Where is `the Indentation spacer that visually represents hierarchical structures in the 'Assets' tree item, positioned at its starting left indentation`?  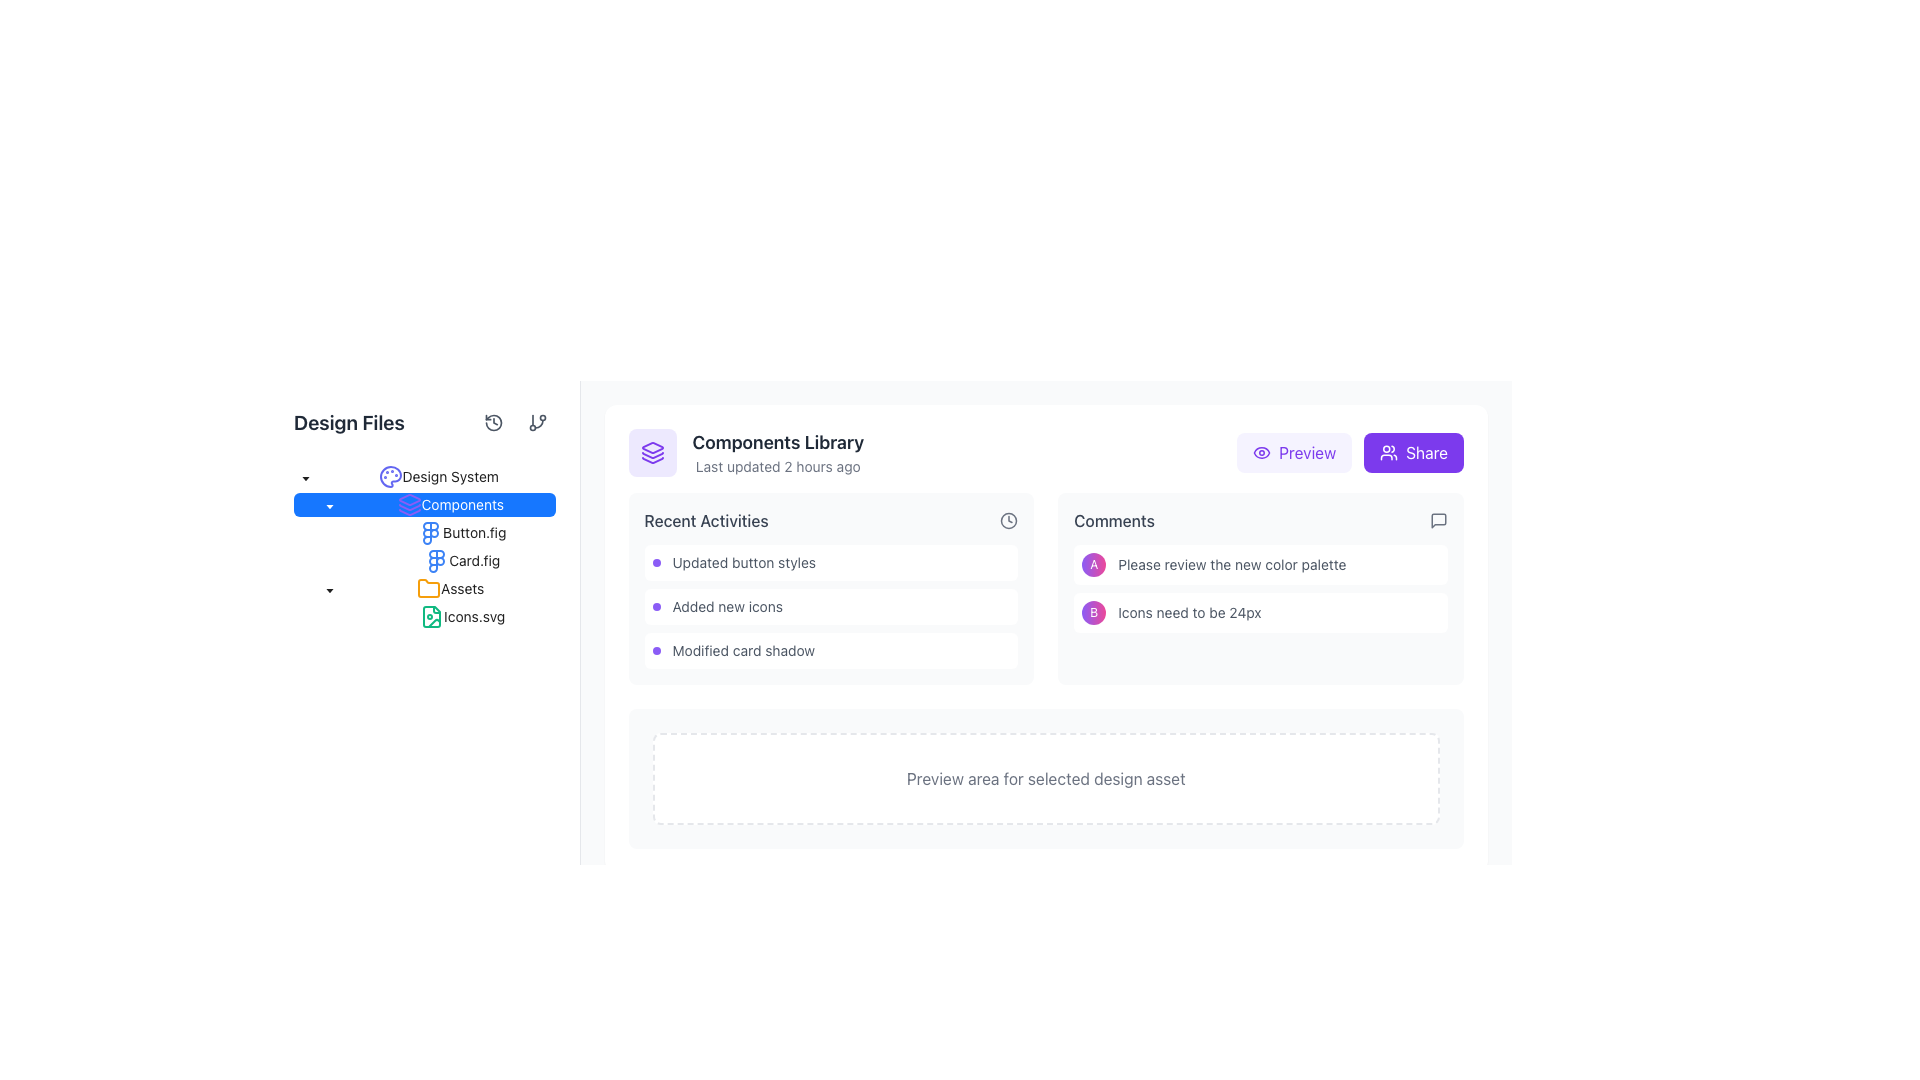 the Indentation spacer that visually represents hierarchical structures in the 'Assets' tree item, positioned at its starting left indentation is located at coordinates (305, 588).